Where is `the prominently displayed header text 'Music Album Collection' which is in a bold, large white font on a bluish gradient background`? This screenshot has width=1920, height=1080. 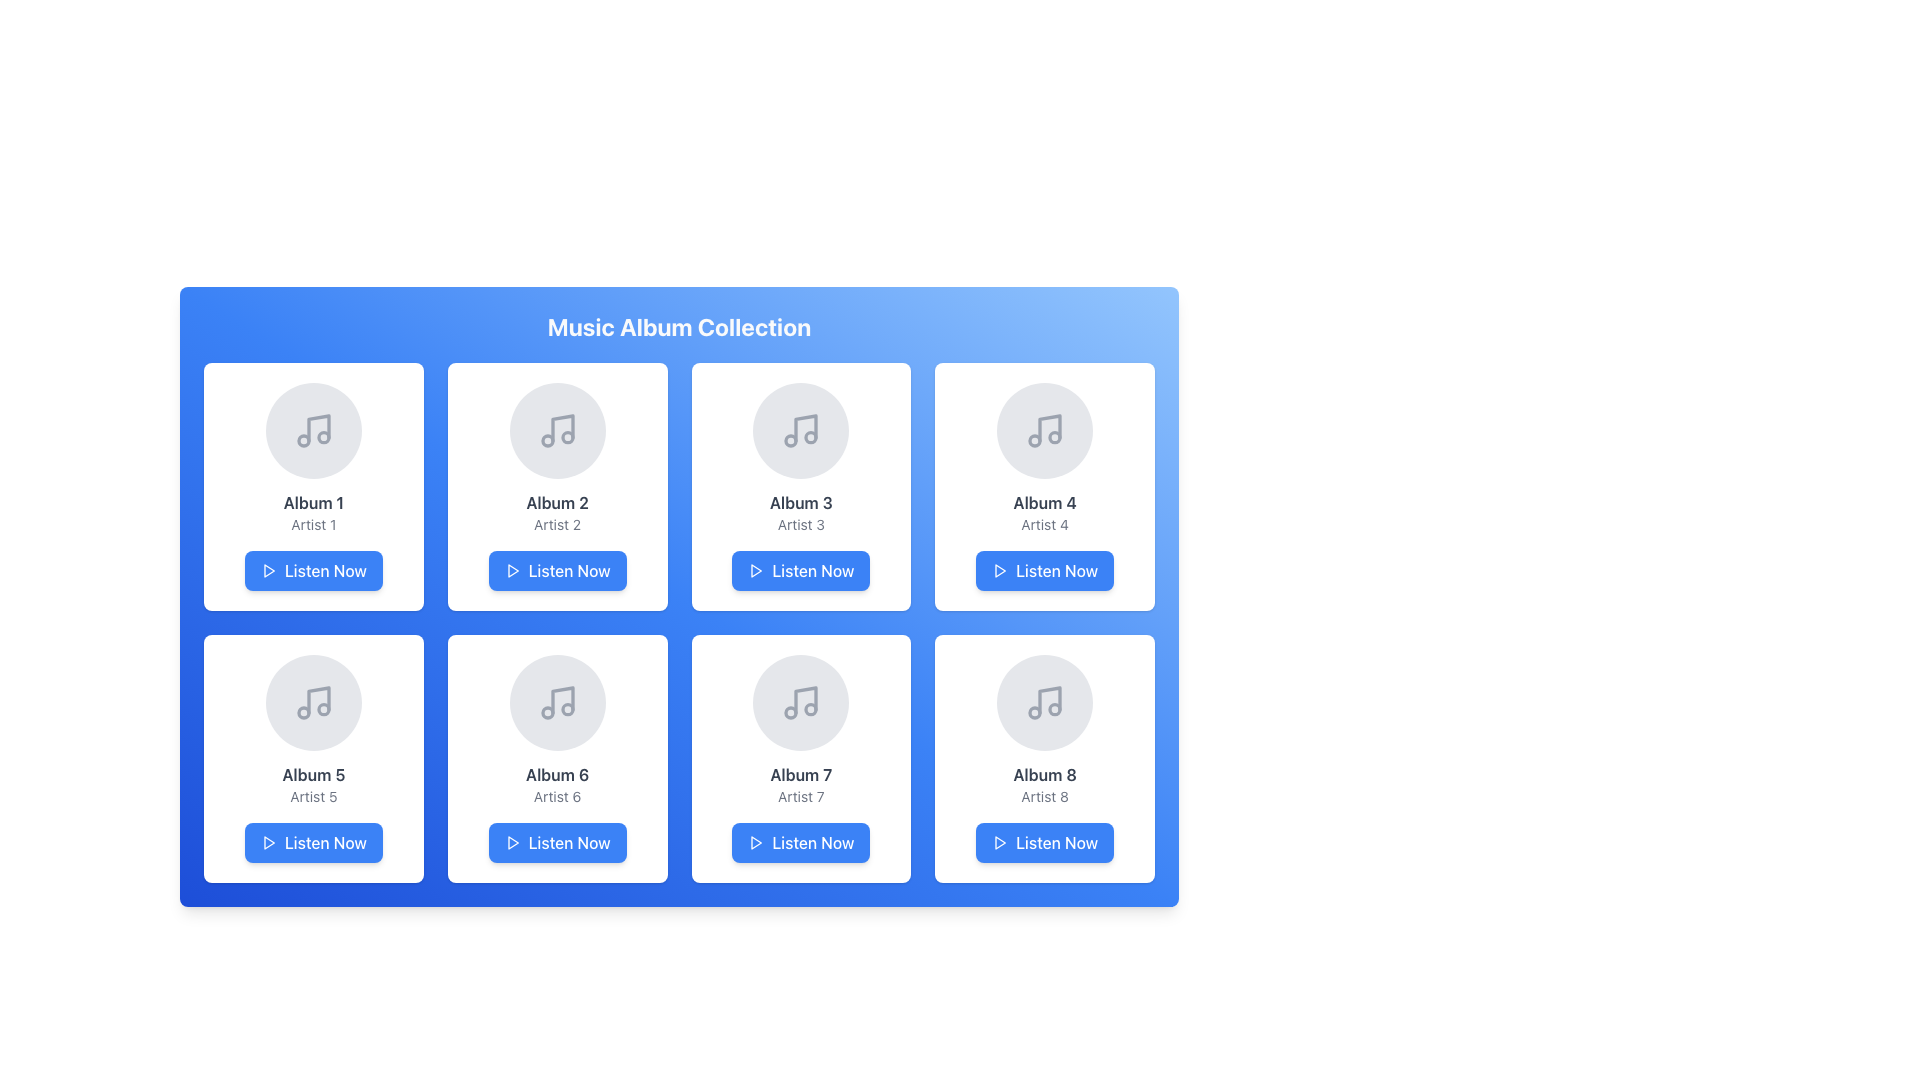 the prominently displayed header text 'Music Album Collection' which is in a bold, large white font on a bluish gradient background is located at coordinates (679, 326).